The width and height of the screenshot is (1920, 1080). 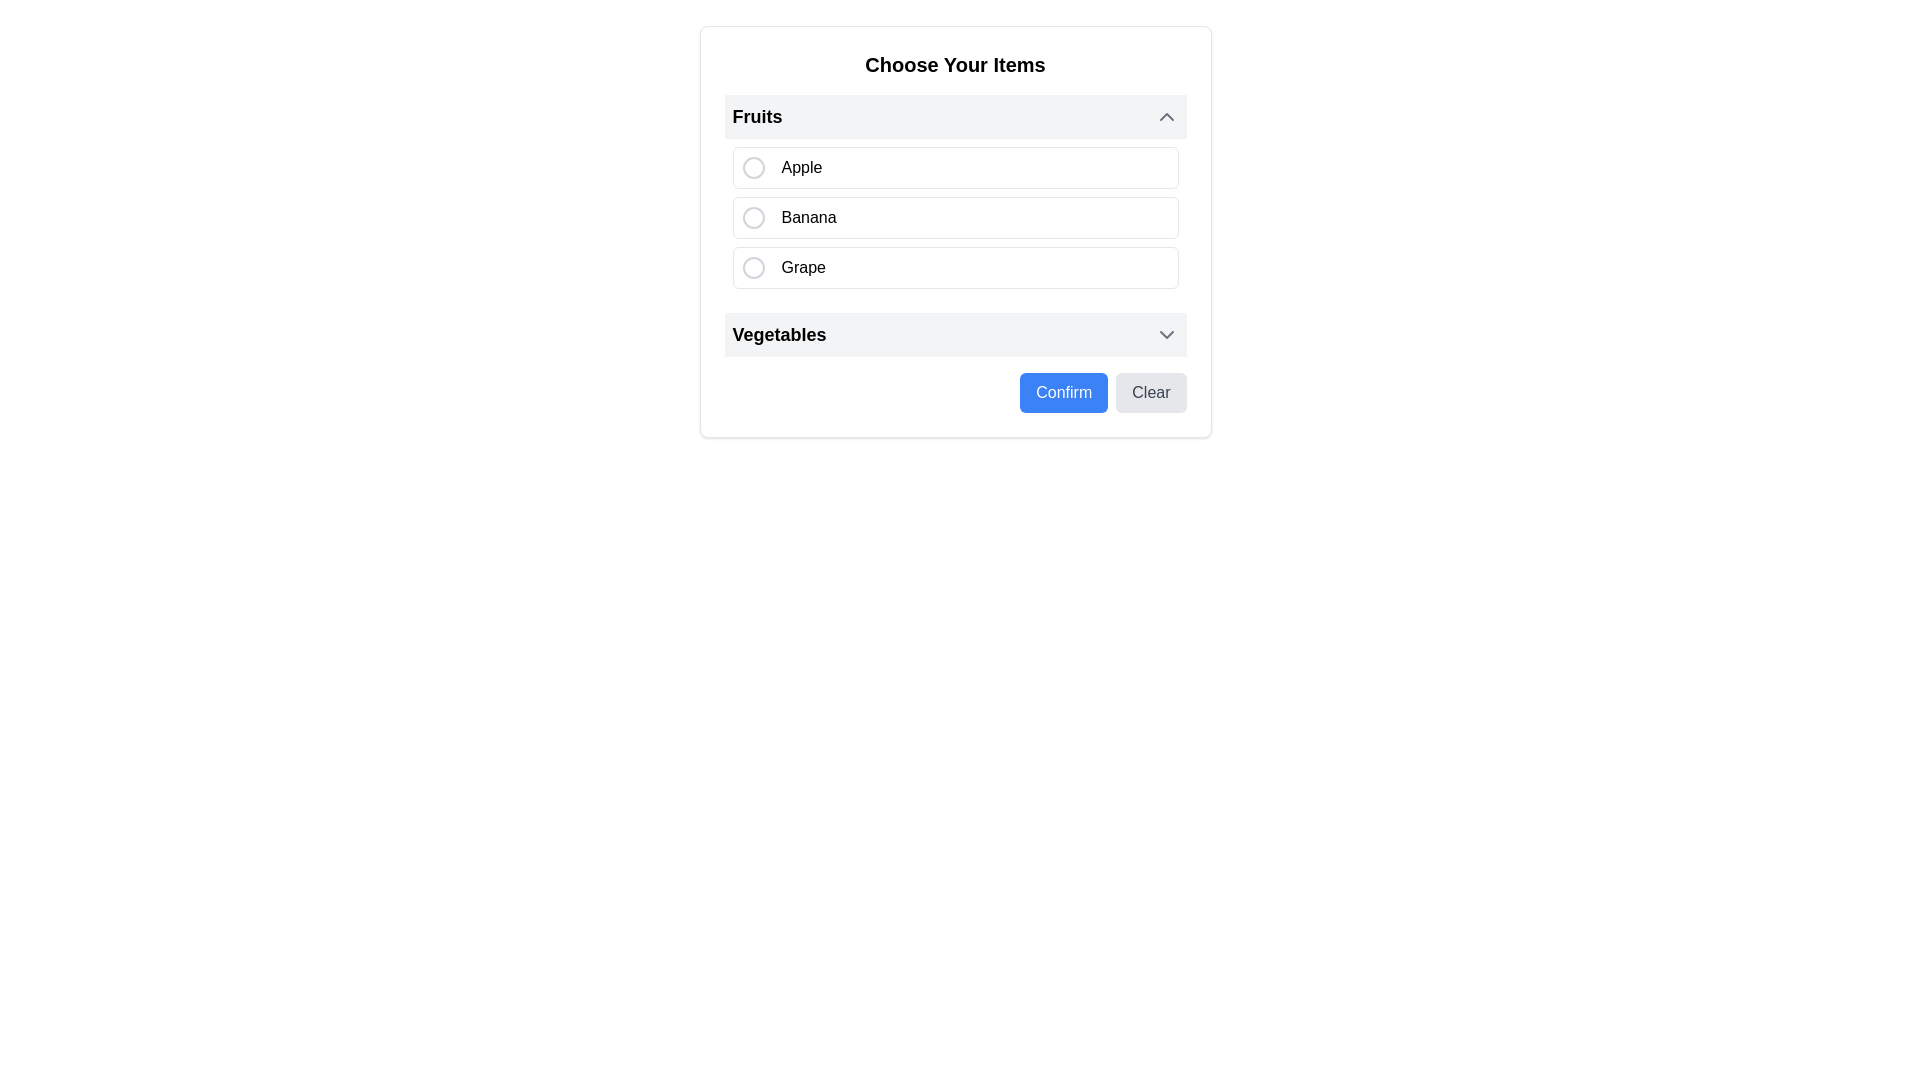 I want to click on the toggle icon button for the 'Fruits' section to observe visual changes, so click(x=1166, y=116).